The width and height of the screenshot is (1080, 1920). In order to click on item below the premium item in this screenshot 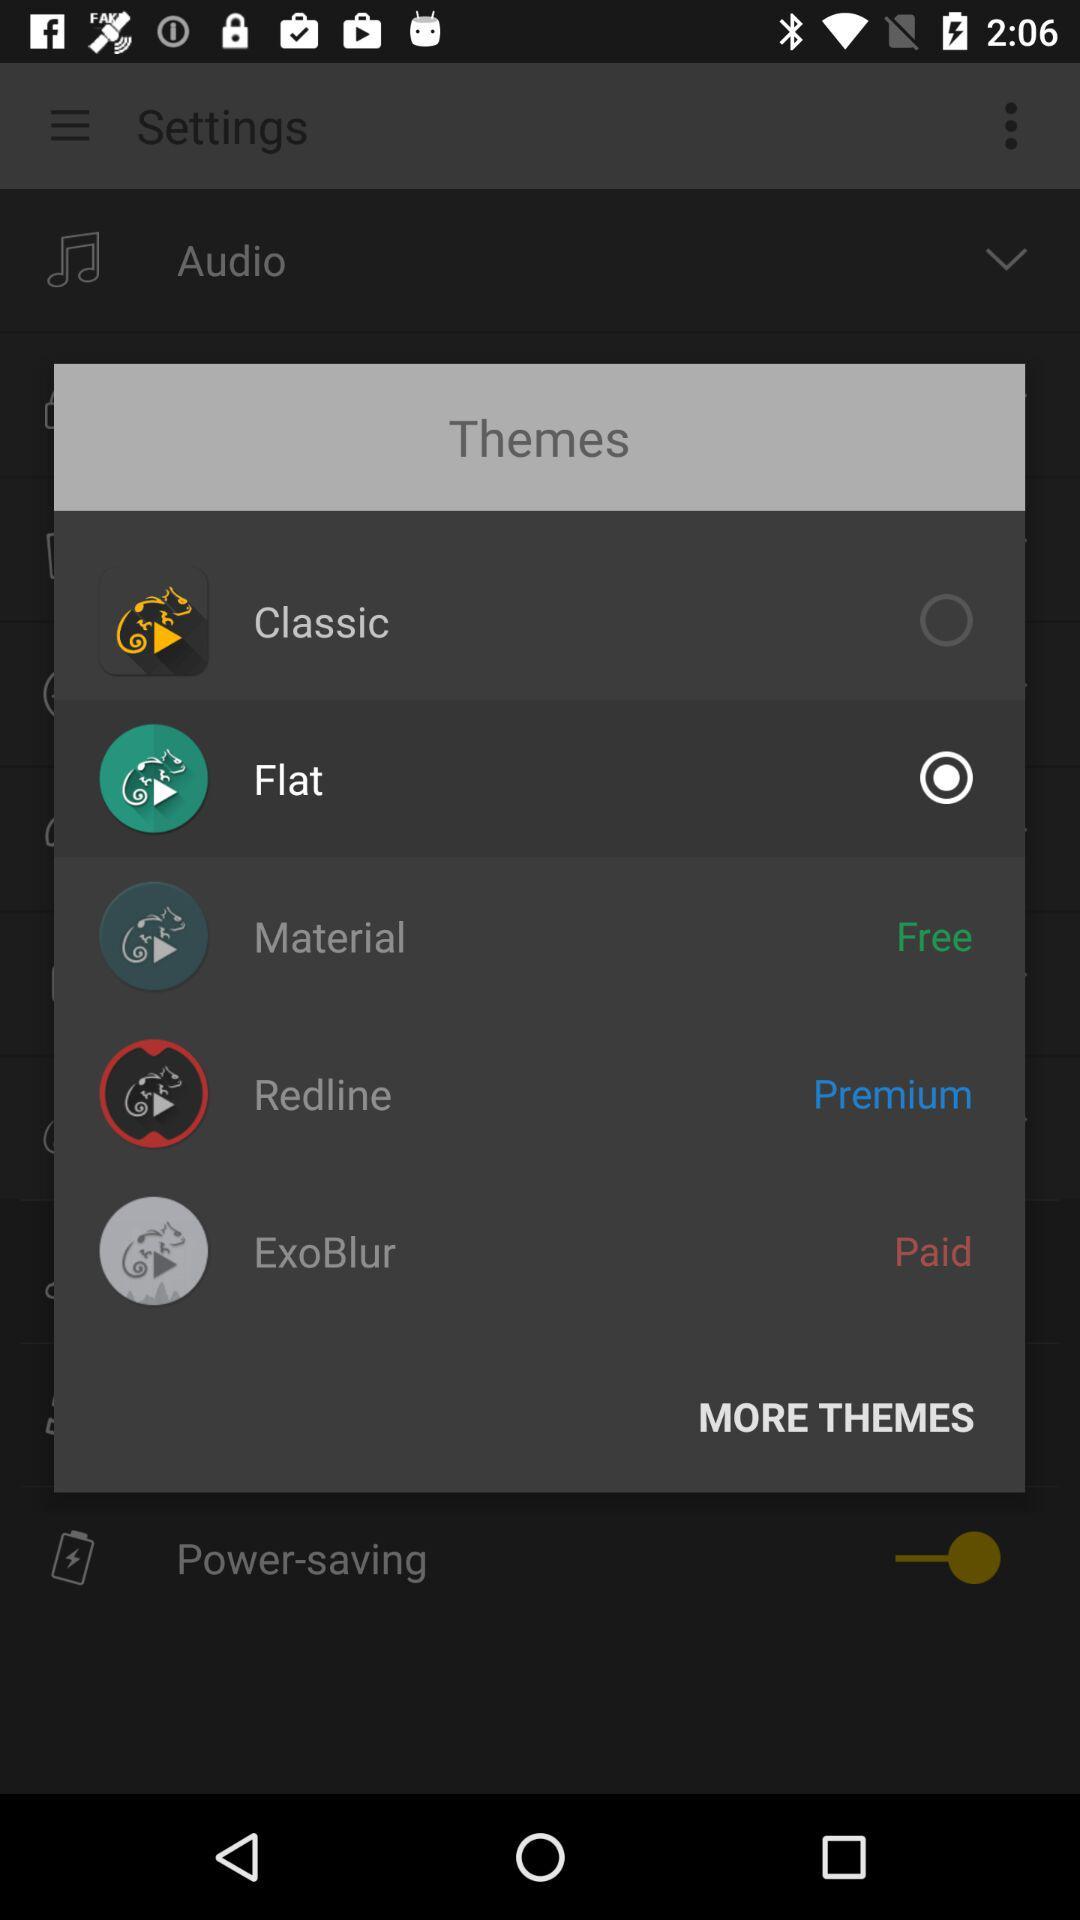, I will do `click(933, 1249)`.